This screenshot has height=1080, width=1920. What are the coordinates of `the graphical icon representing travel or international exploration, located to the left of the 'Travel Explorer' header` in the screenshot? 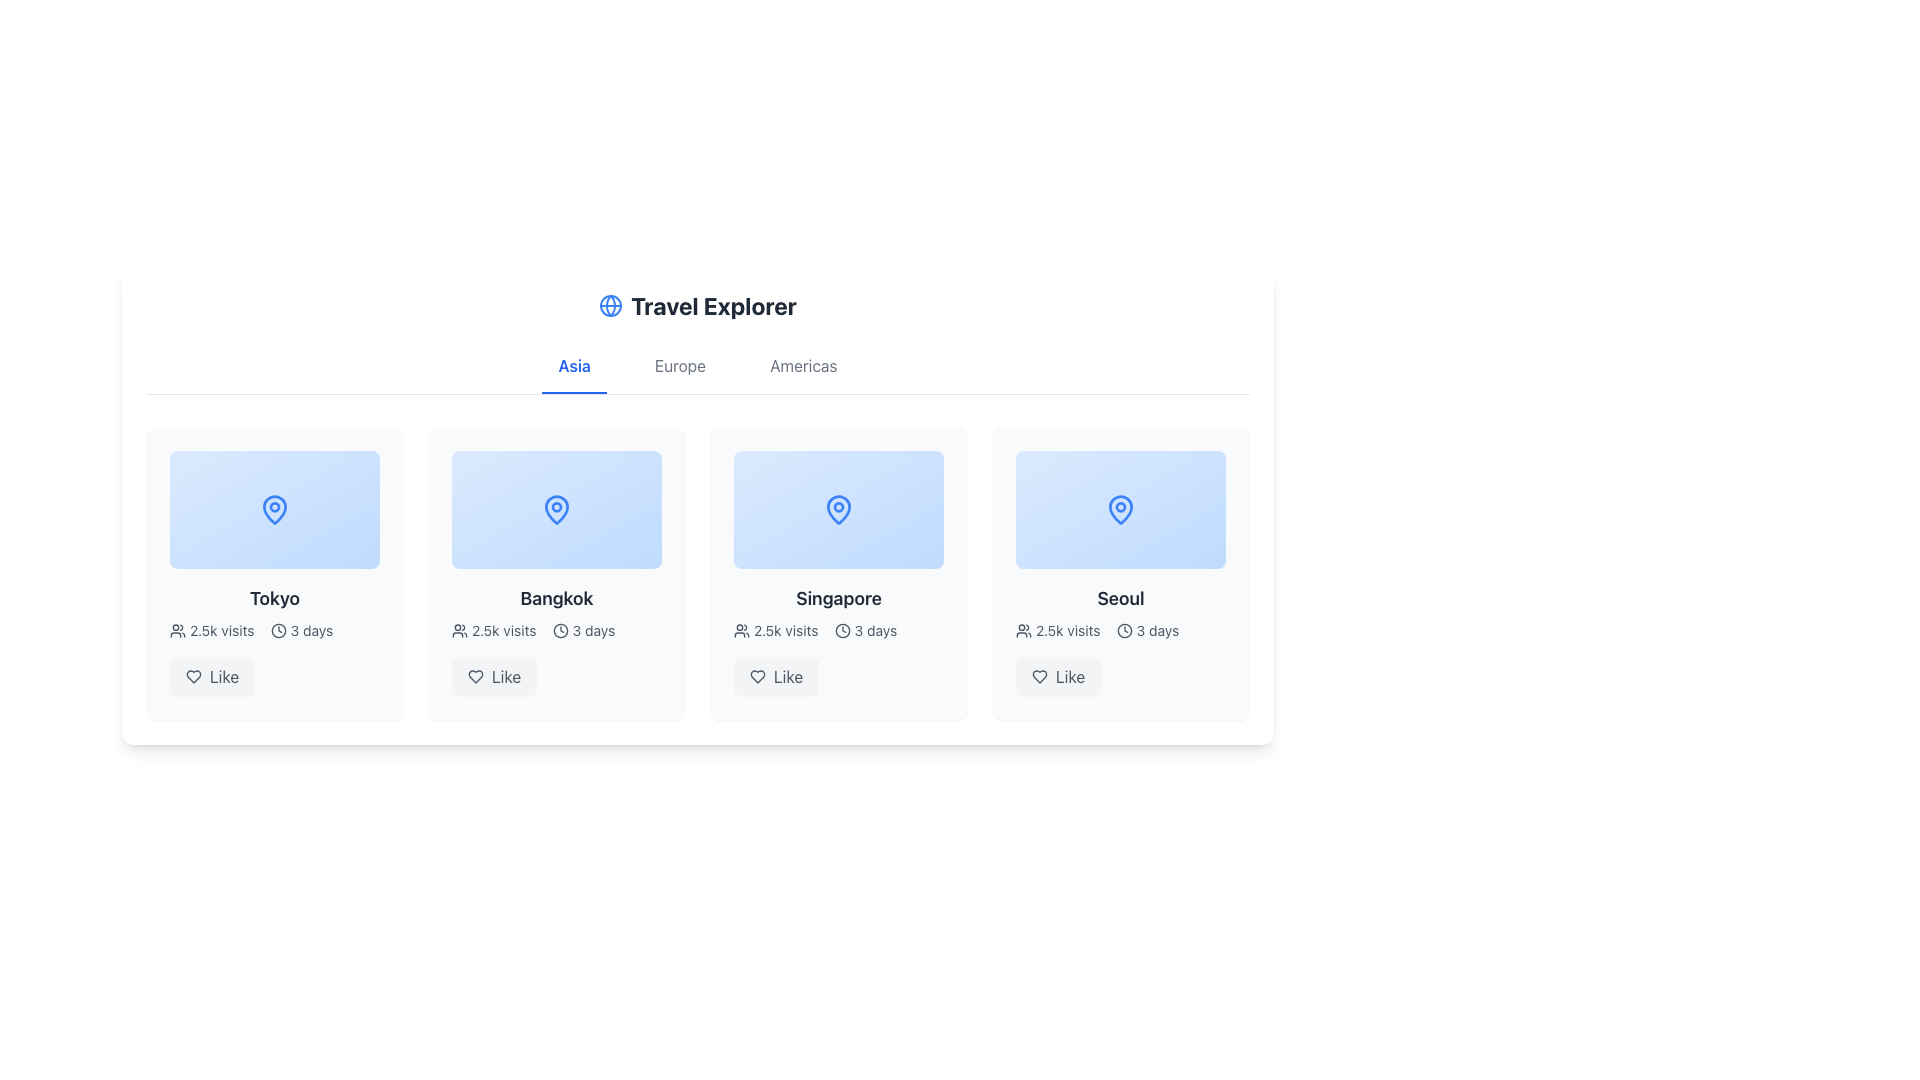 It's located at (610, 305).